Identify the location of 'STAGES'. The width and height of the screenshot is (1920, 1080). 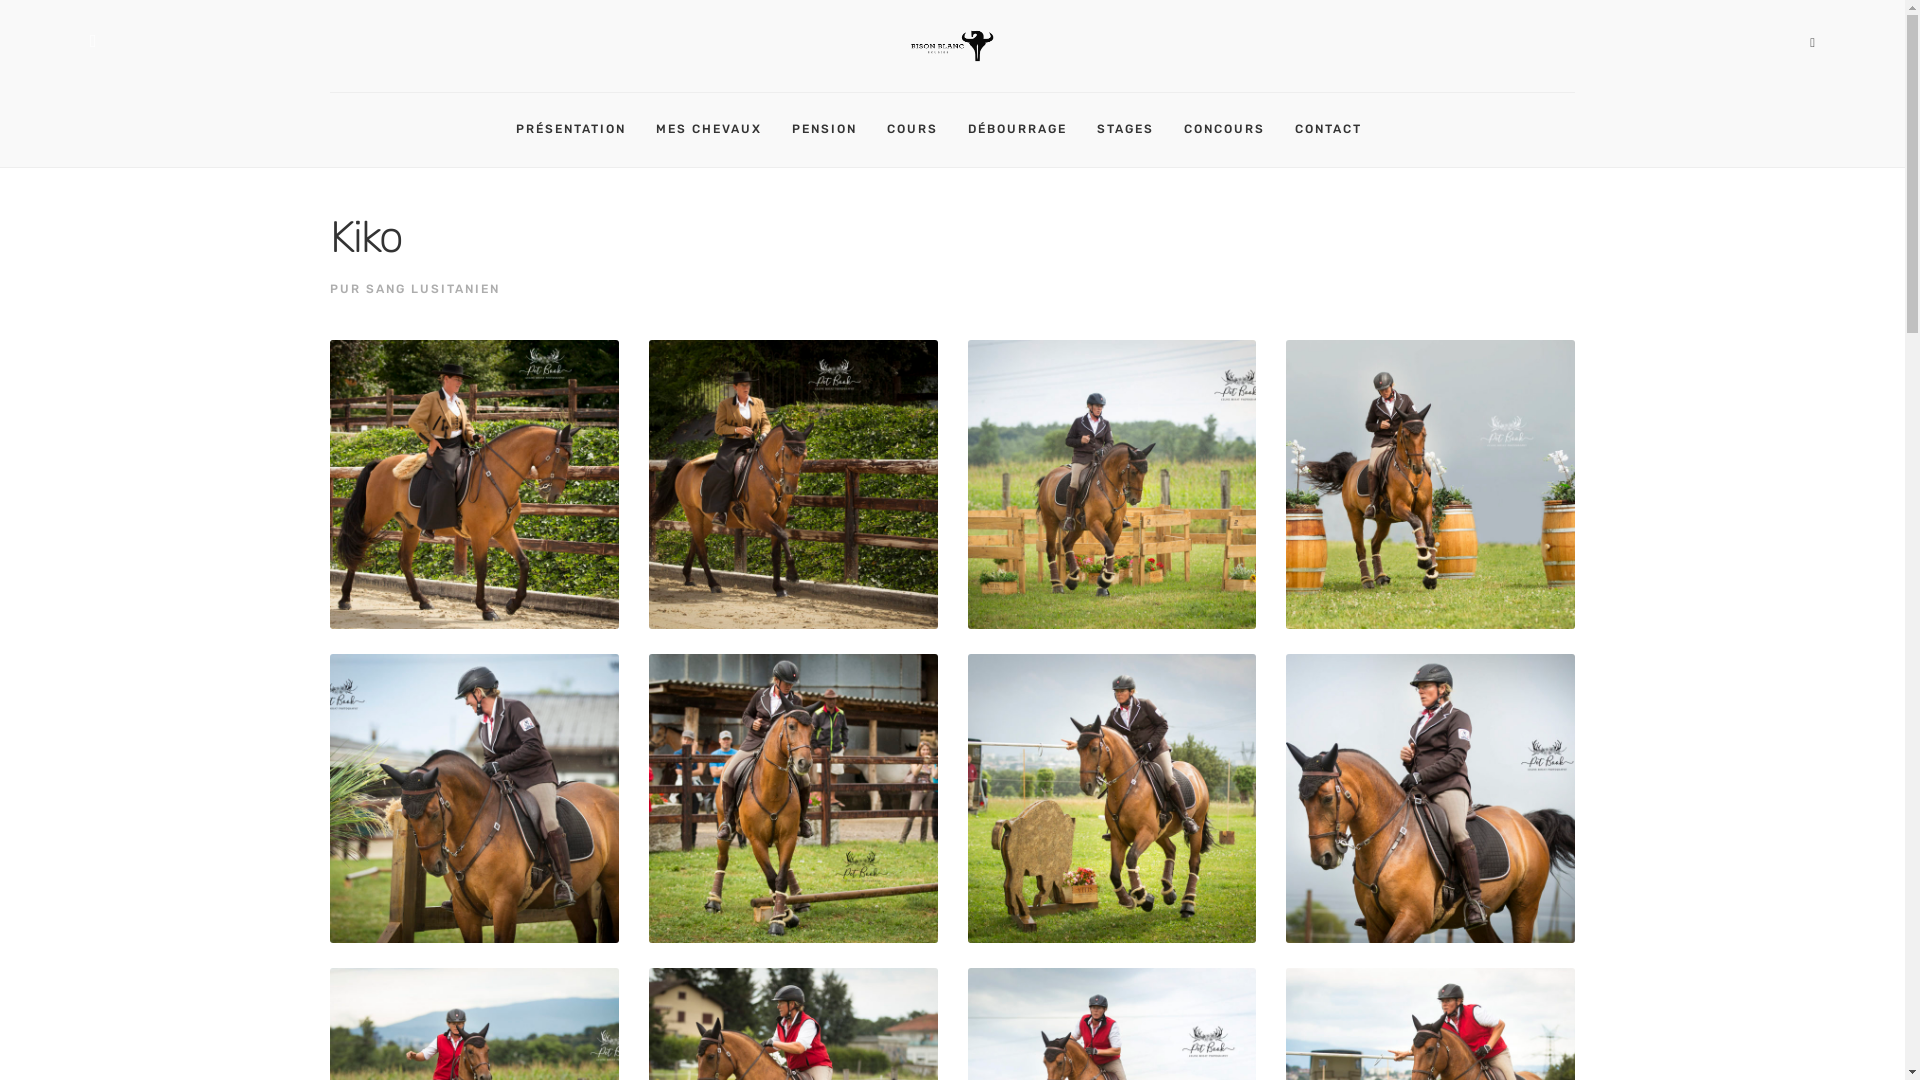
(1096, 130).